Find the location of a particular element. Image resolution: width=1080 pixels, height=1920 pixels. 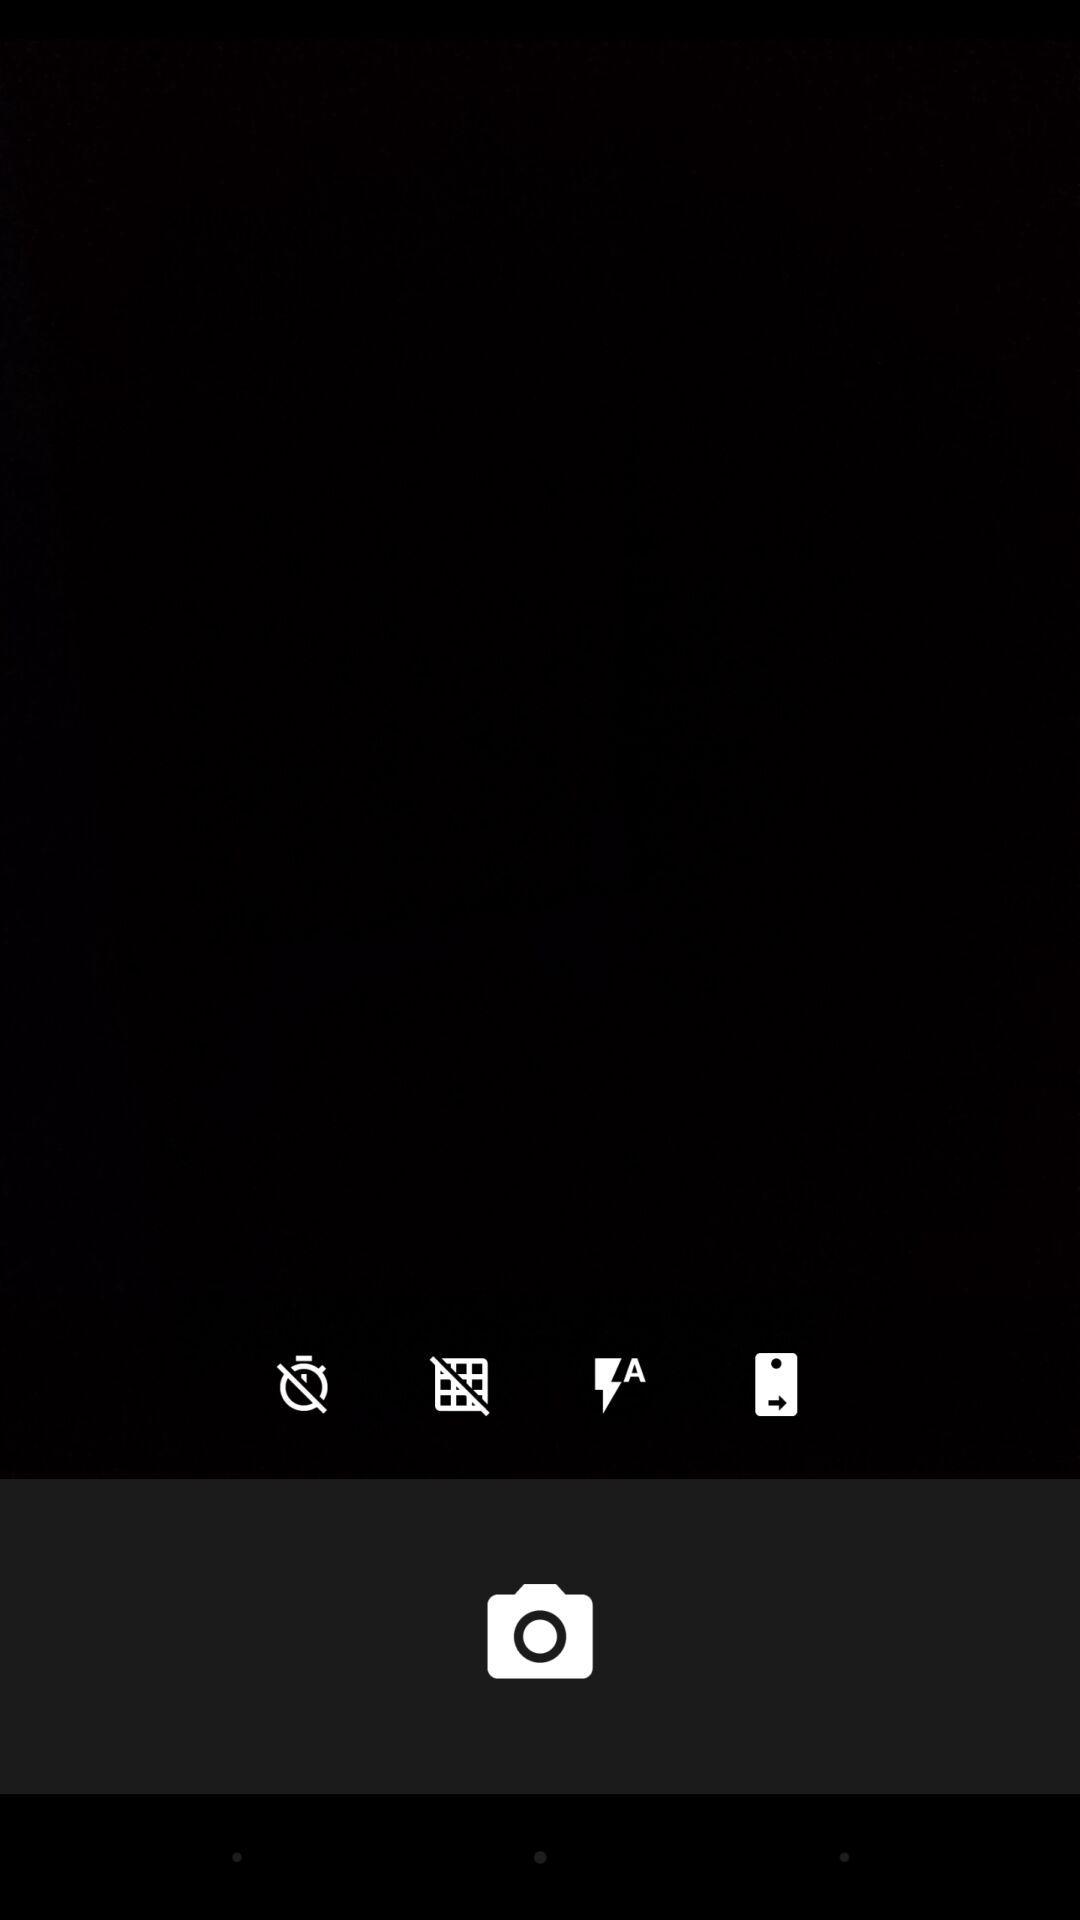

the icon at the bottom left corner is located at coordinates (303, 1383).